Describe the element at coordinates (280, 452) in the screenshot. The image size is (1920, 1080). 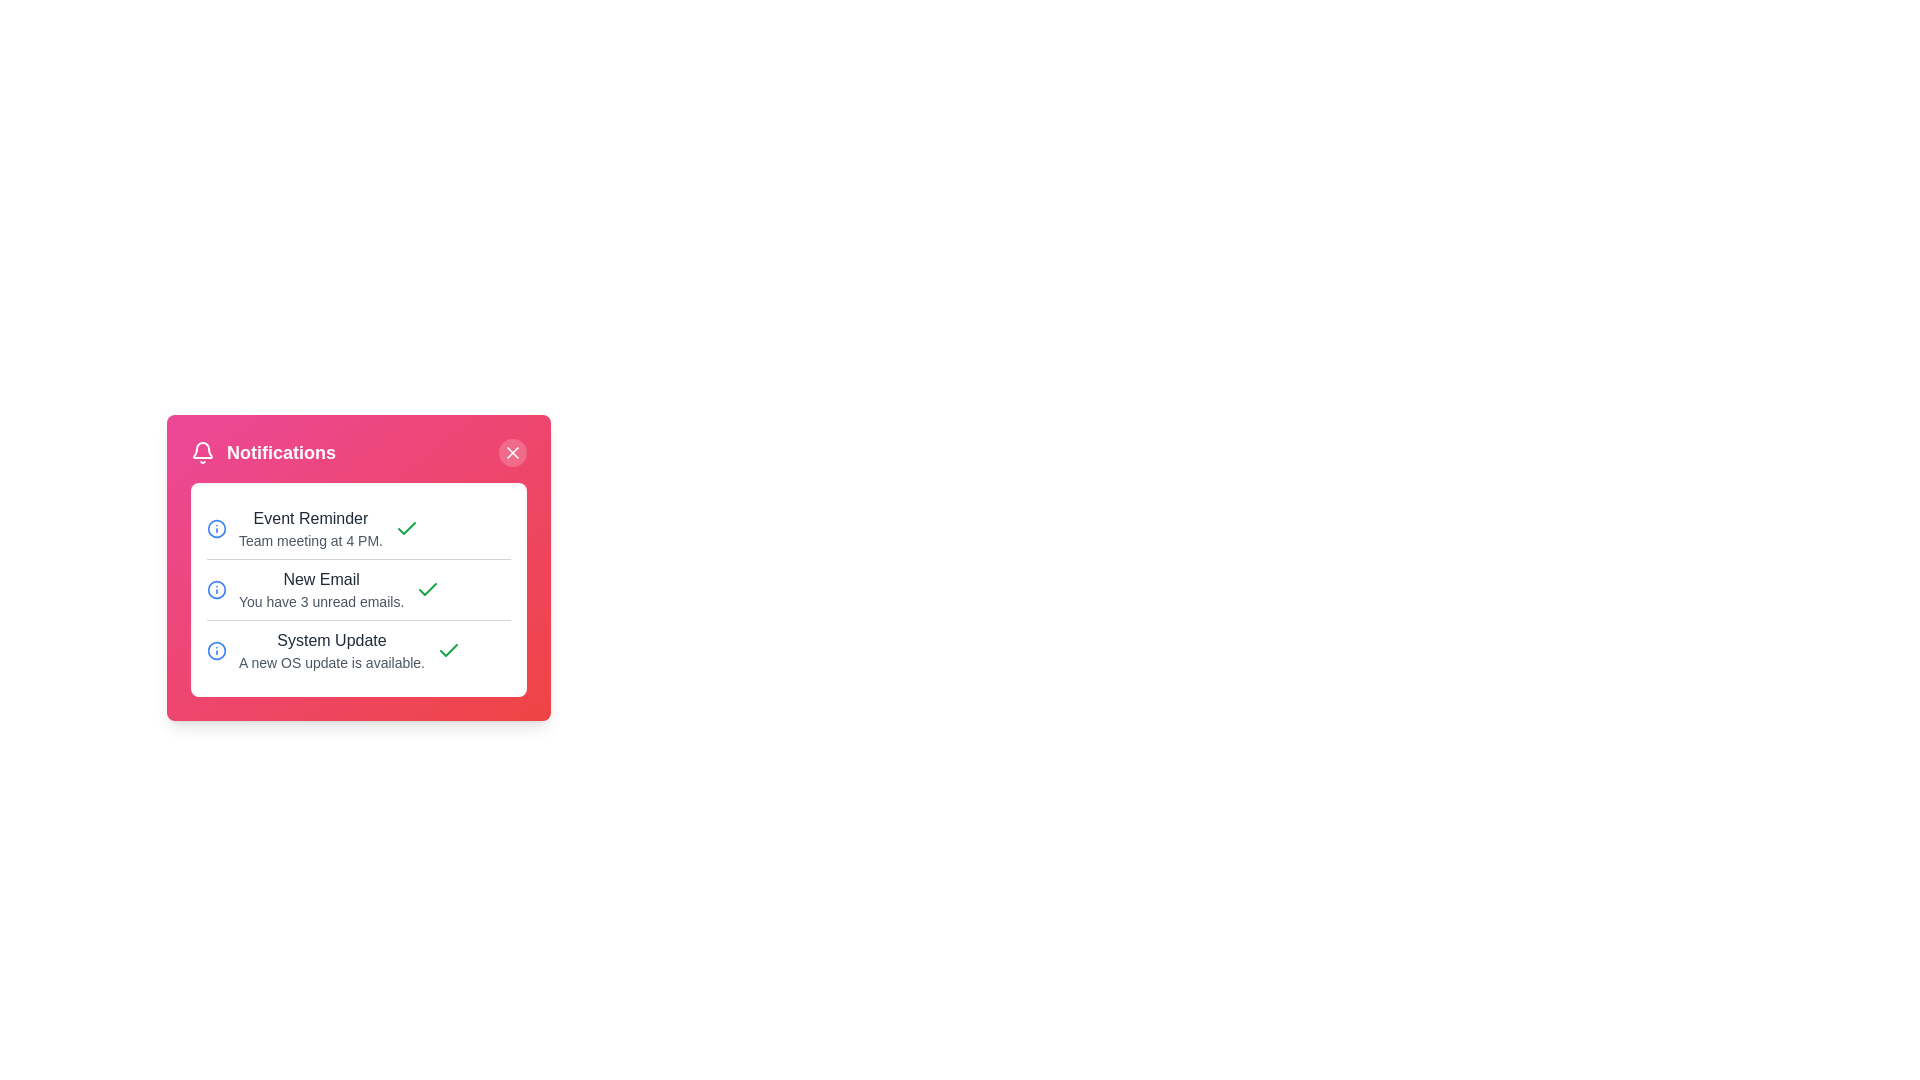
I see `text label displaying 'Notifications' which is styled as a heading, located at the top-left corner of the notification card component` at that location.